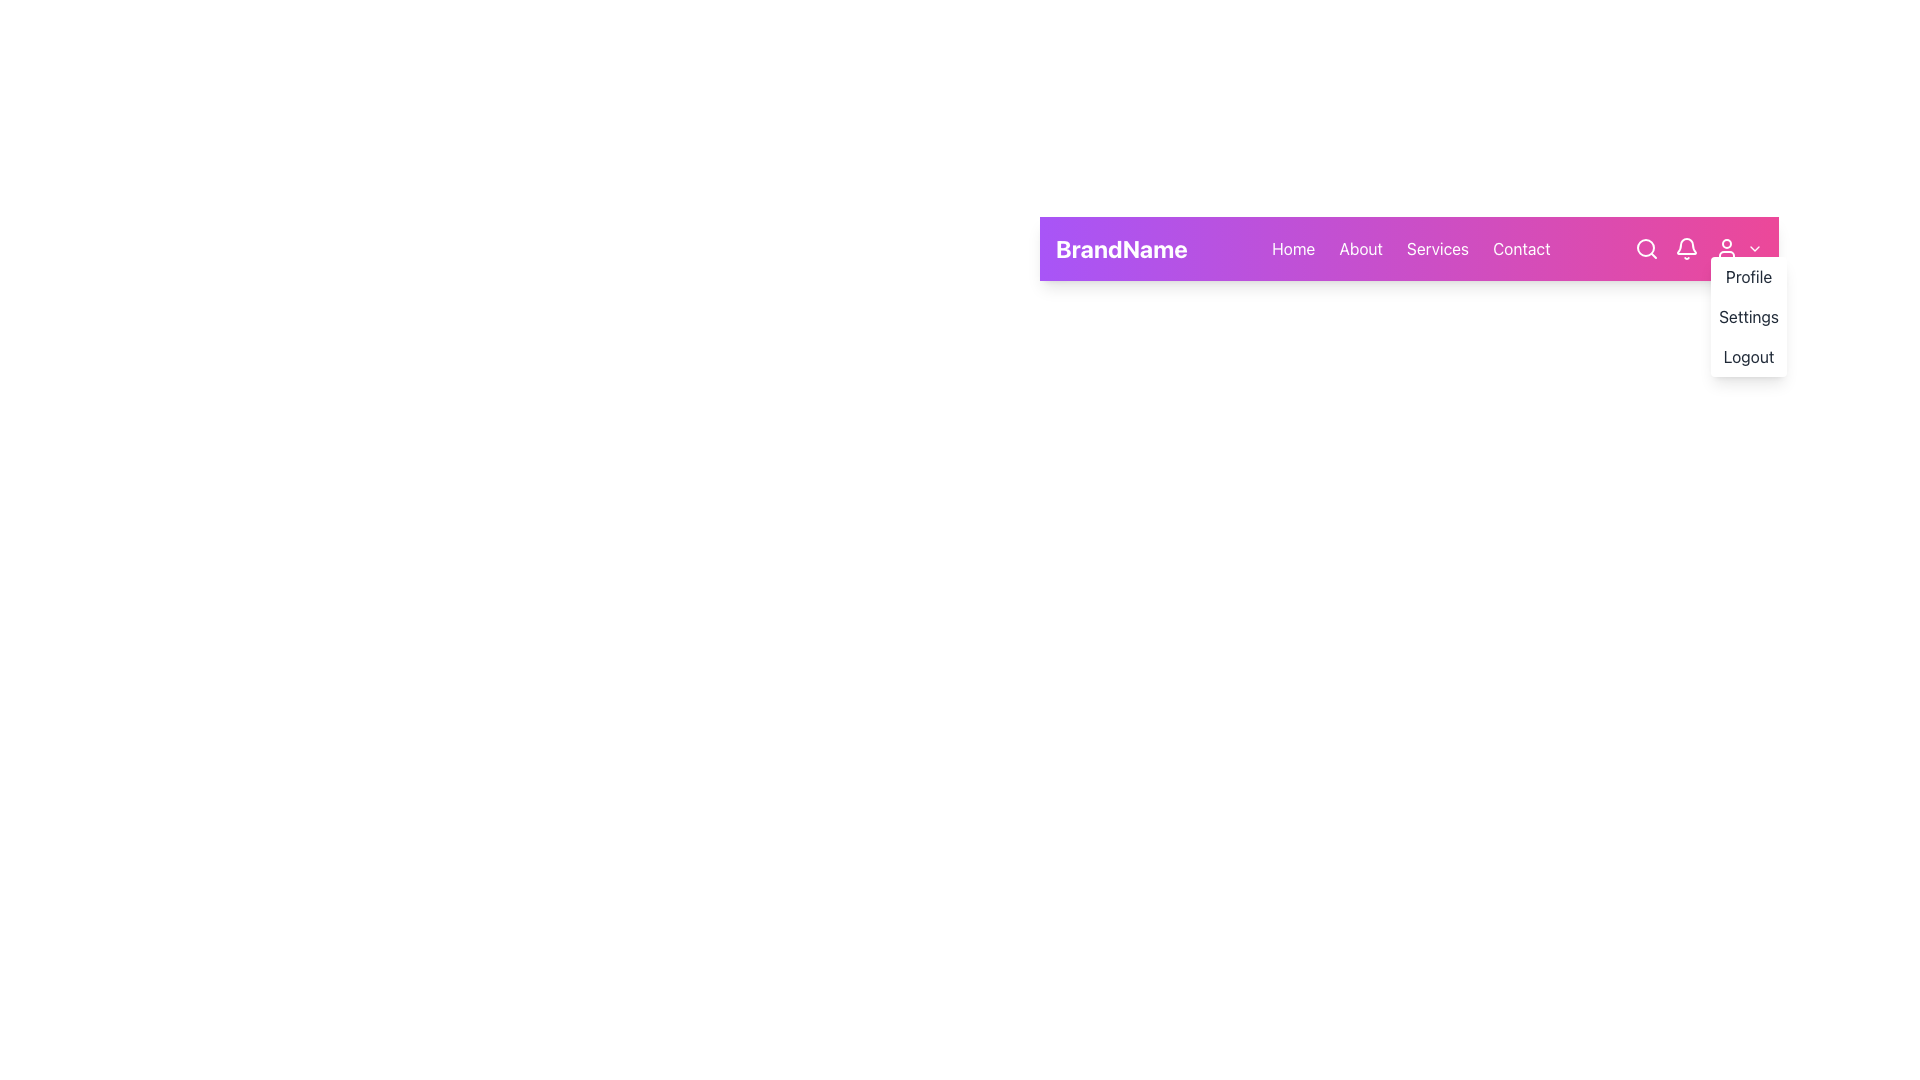 This screenshot has width=1920, height=1080. Describe the element at coordinates (1748, 315) in the screenshot. I see `the 'Settings' text label in the dropdown menu` at that location.